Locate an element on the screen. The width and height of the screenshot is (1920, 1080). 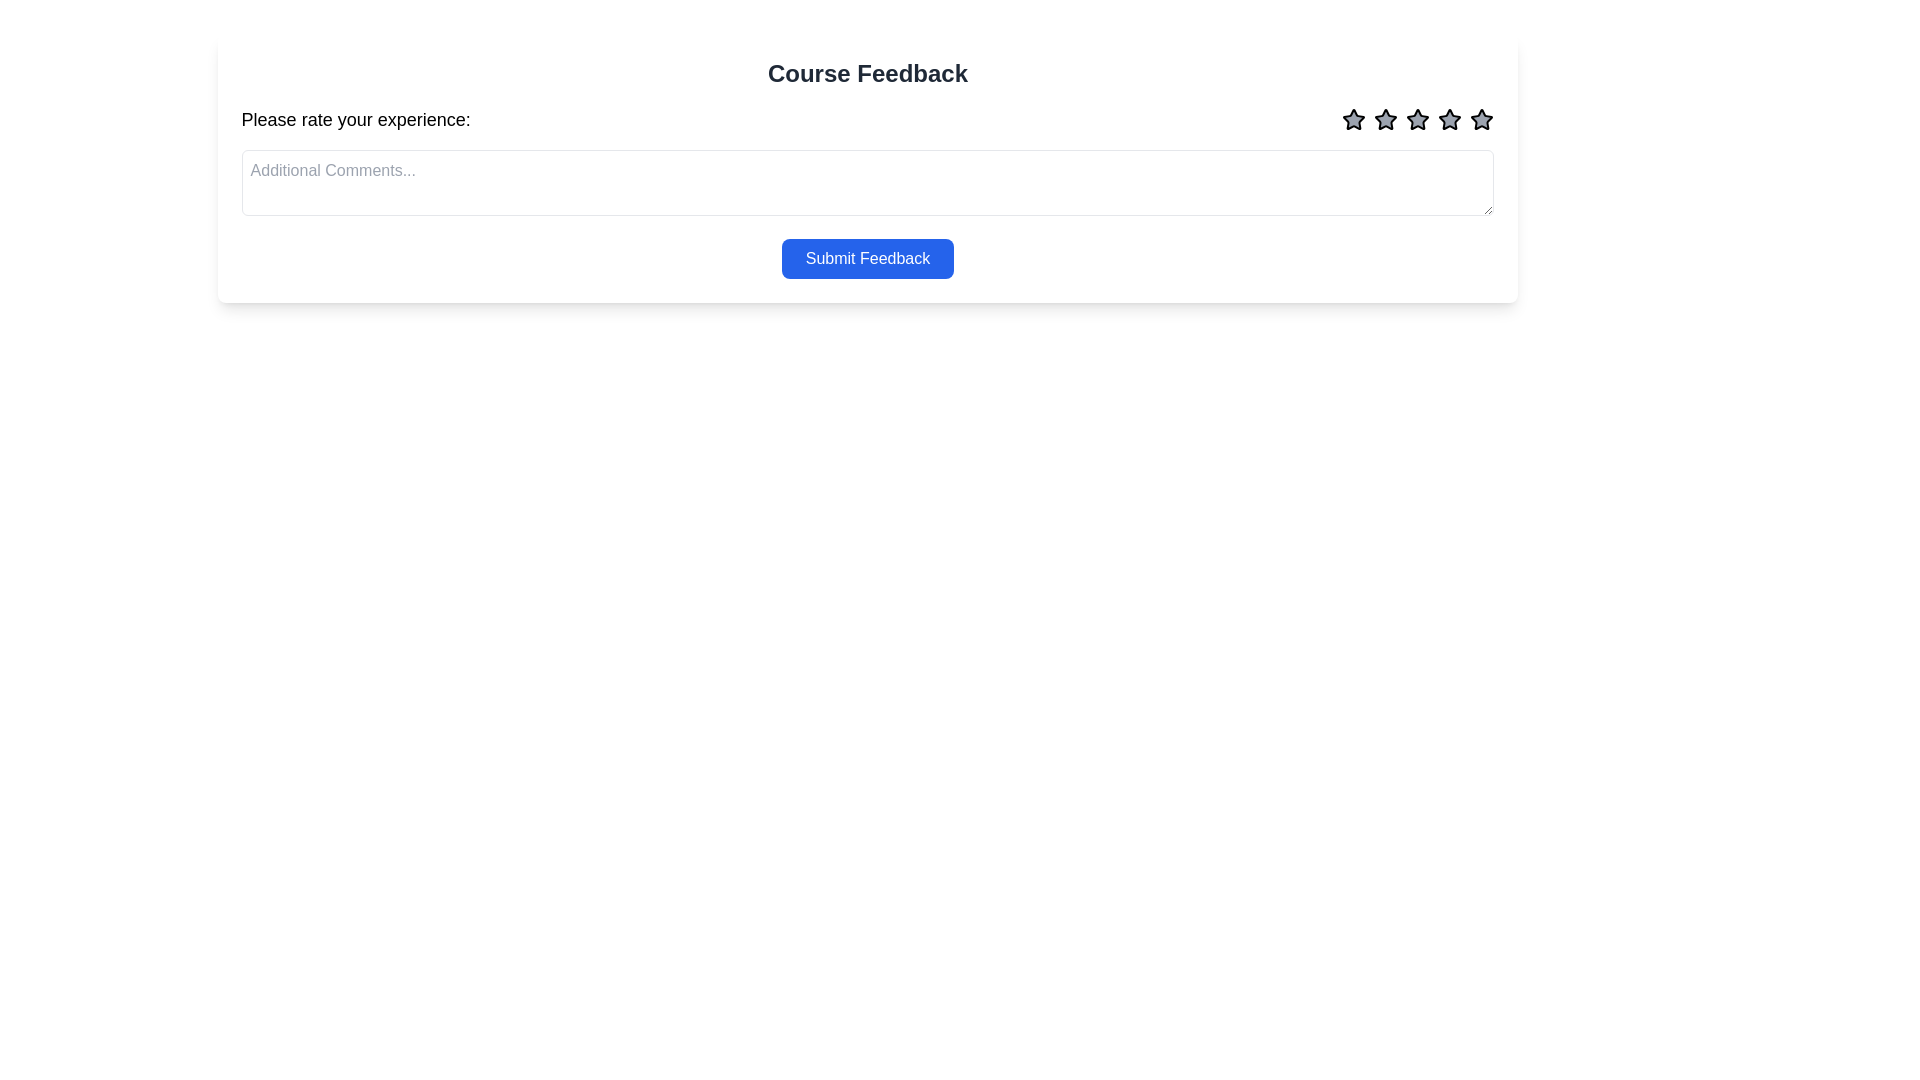
the third rating star, which is a grayish five-pointed star icon in a minimalist outline design is located at coordinates (1417, 119).